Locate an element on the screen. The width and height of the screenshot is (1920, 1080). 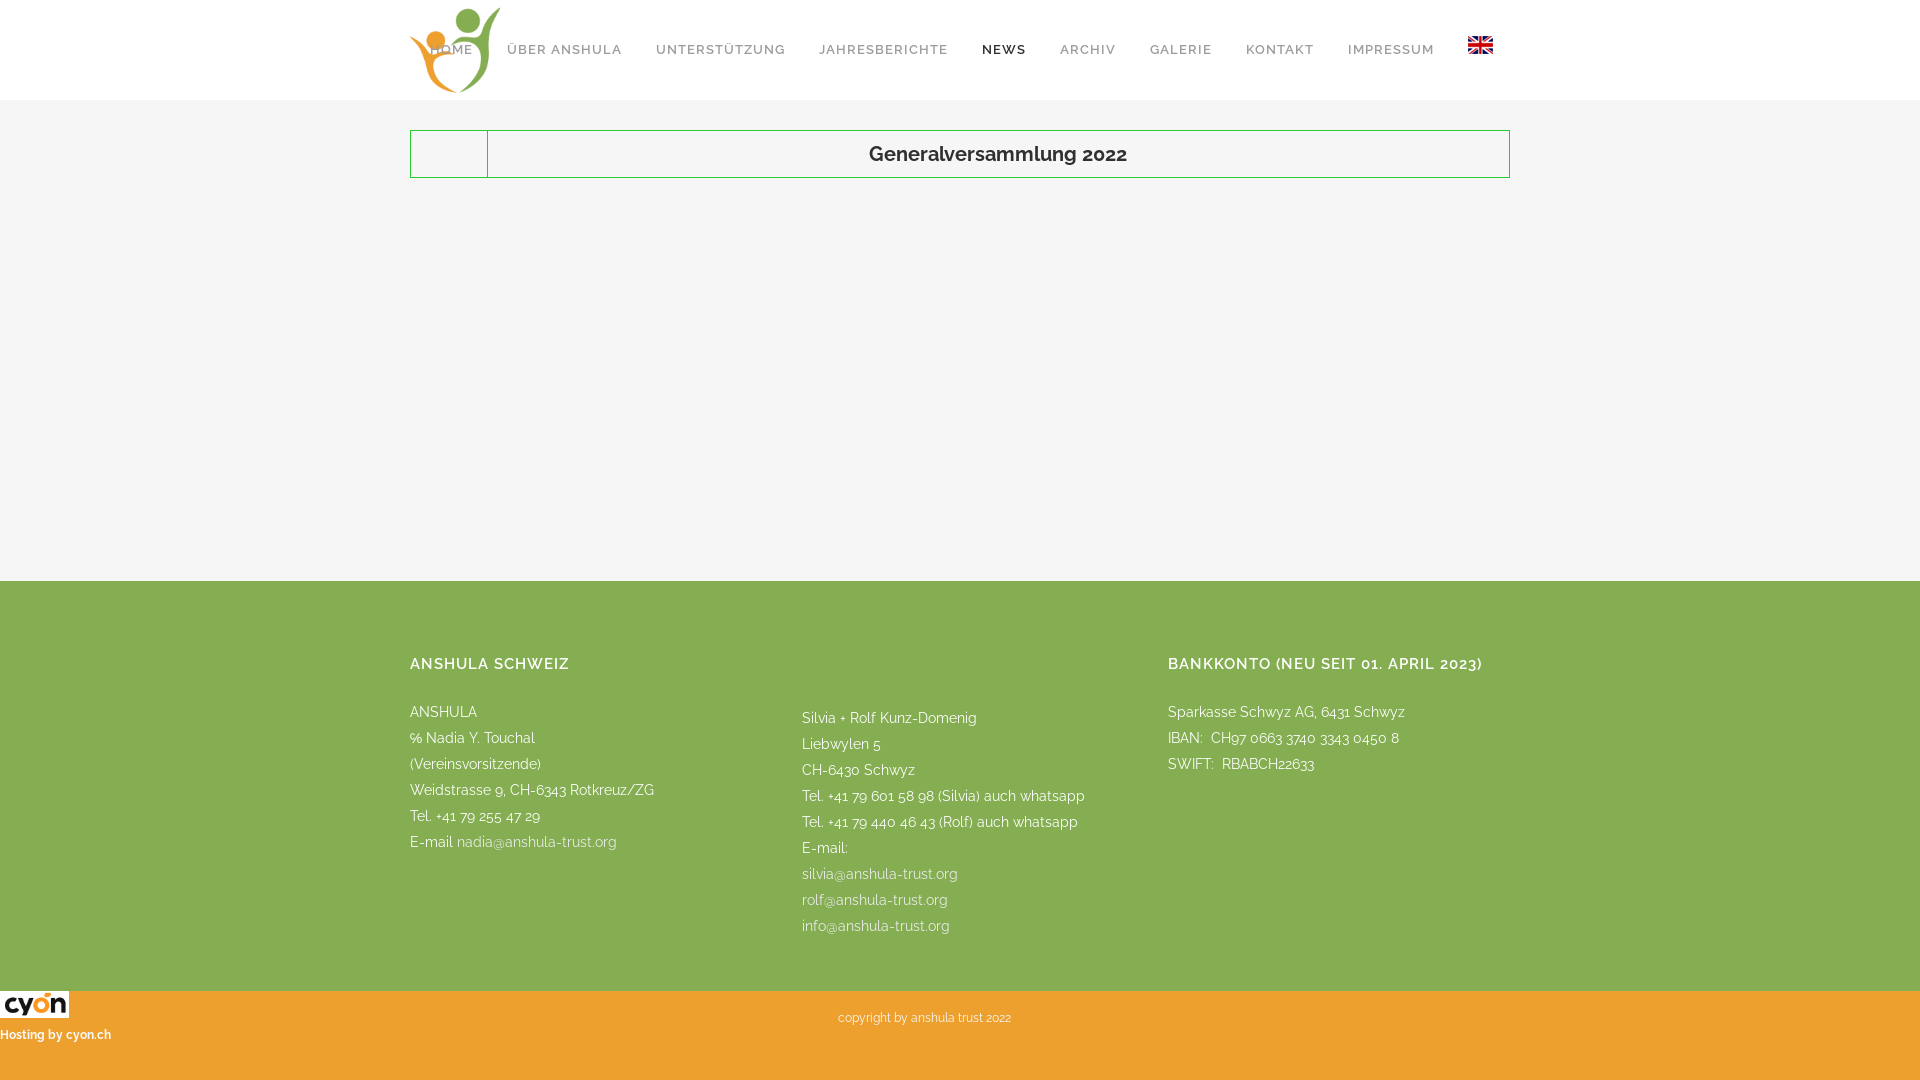
'nadia@anshula-trust.org' is located at coordinates (537, 841).